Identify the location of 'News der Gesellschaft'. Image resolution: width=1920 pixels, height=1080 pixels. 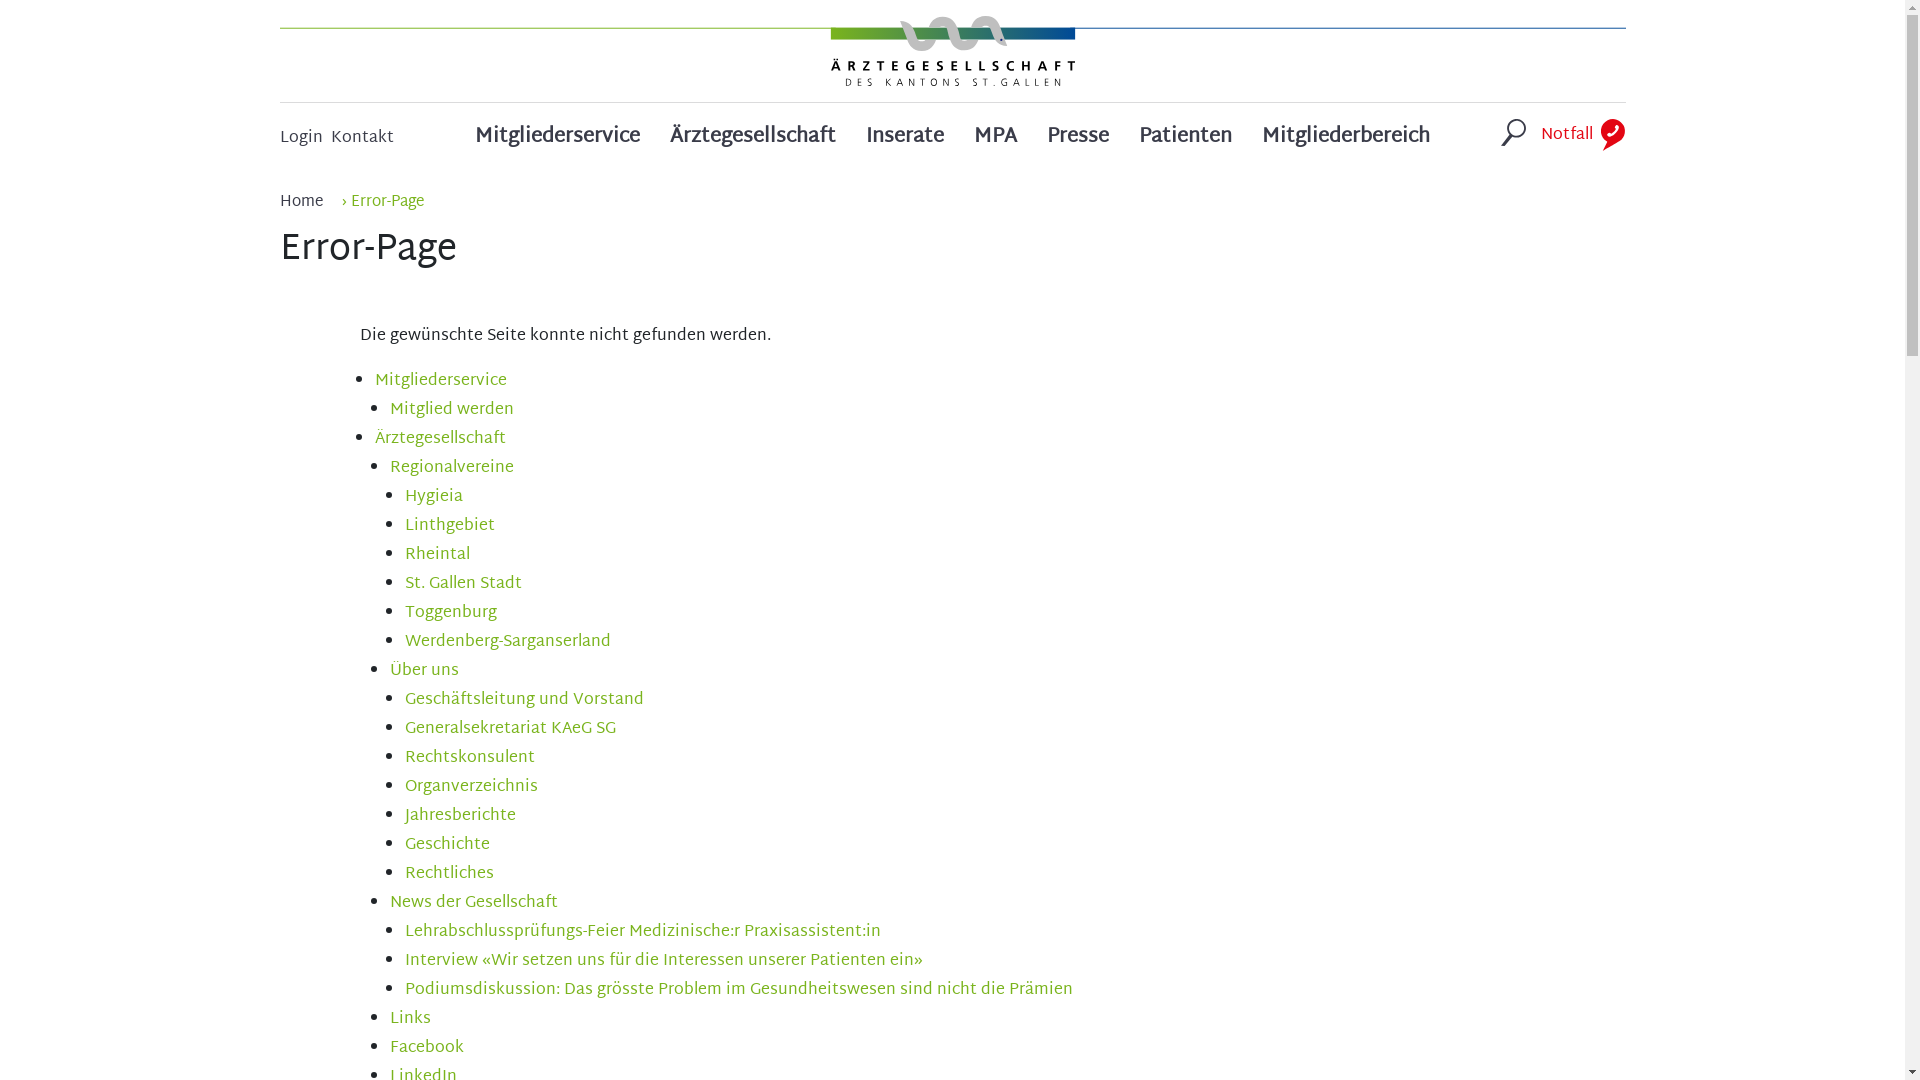
(473, 903).